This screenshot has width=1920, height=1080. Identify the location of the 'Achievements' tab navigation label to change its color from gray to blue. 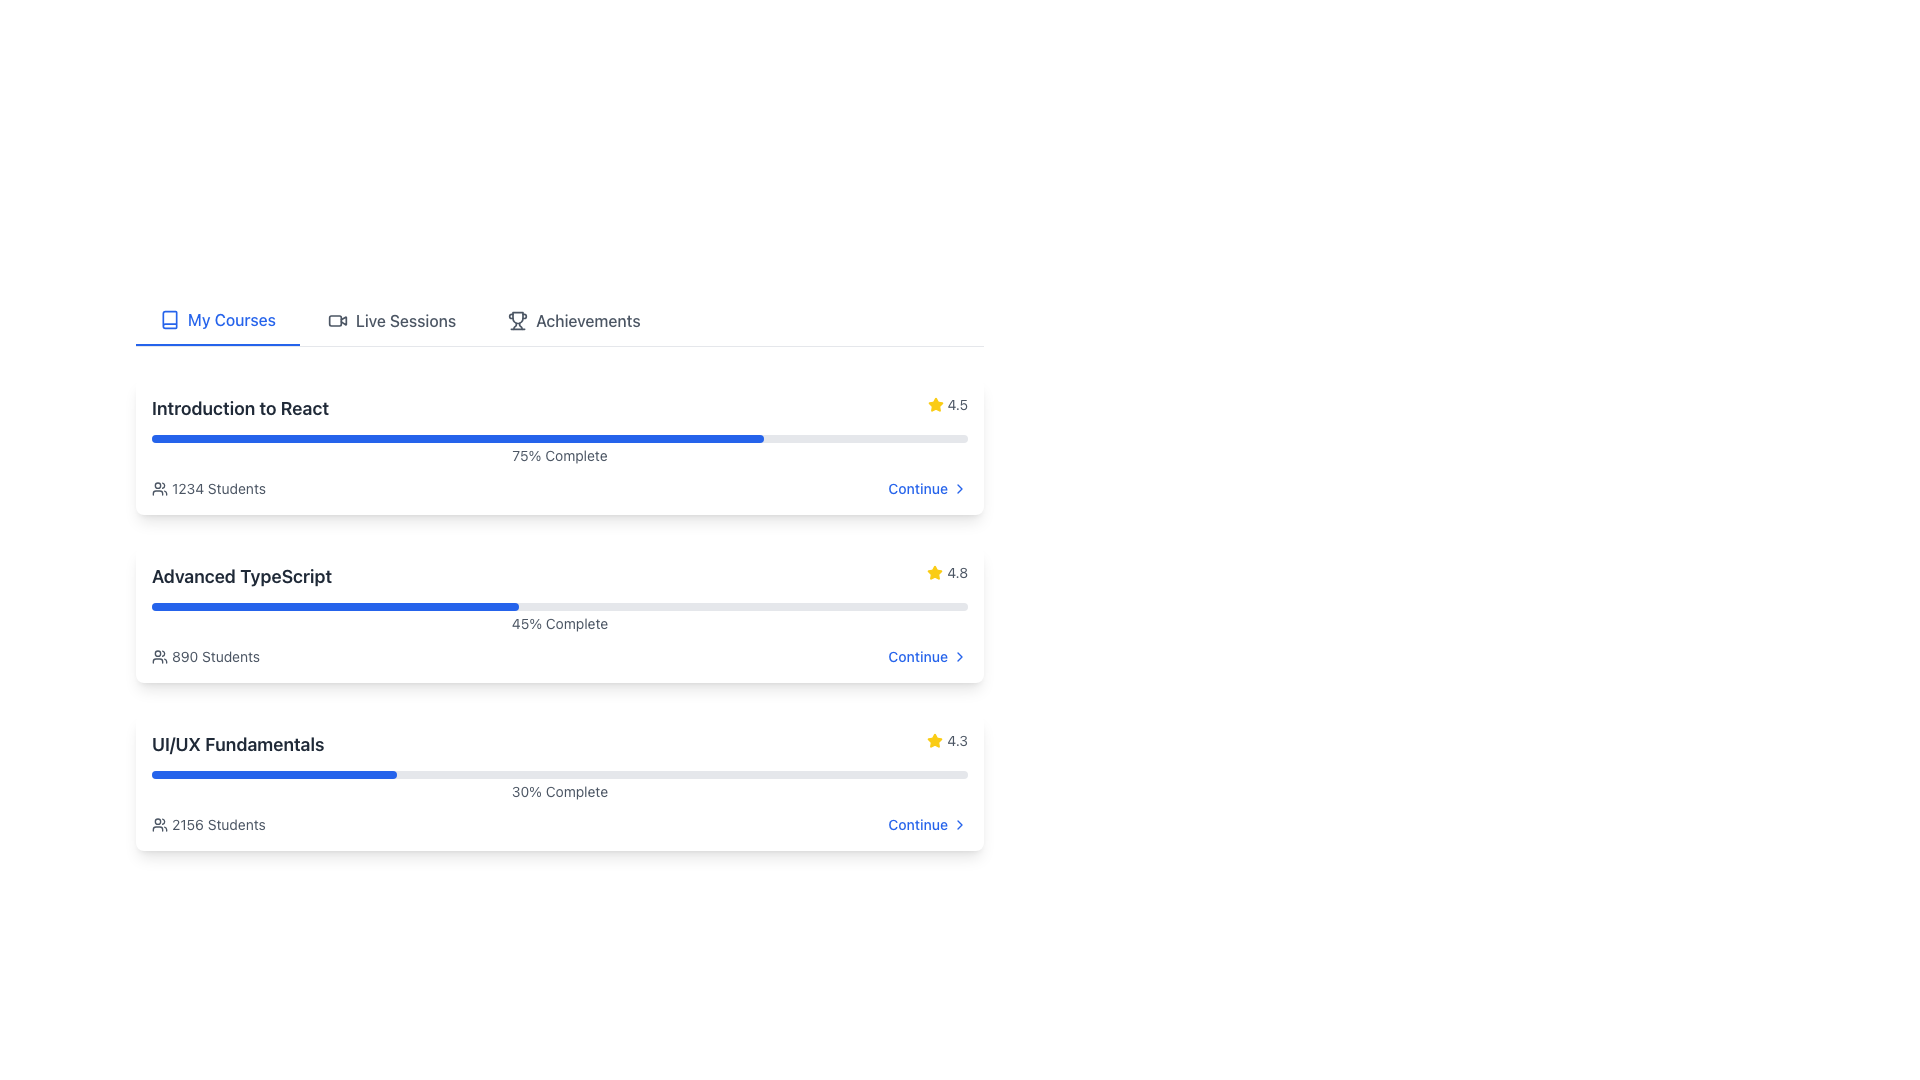
(560, 320).